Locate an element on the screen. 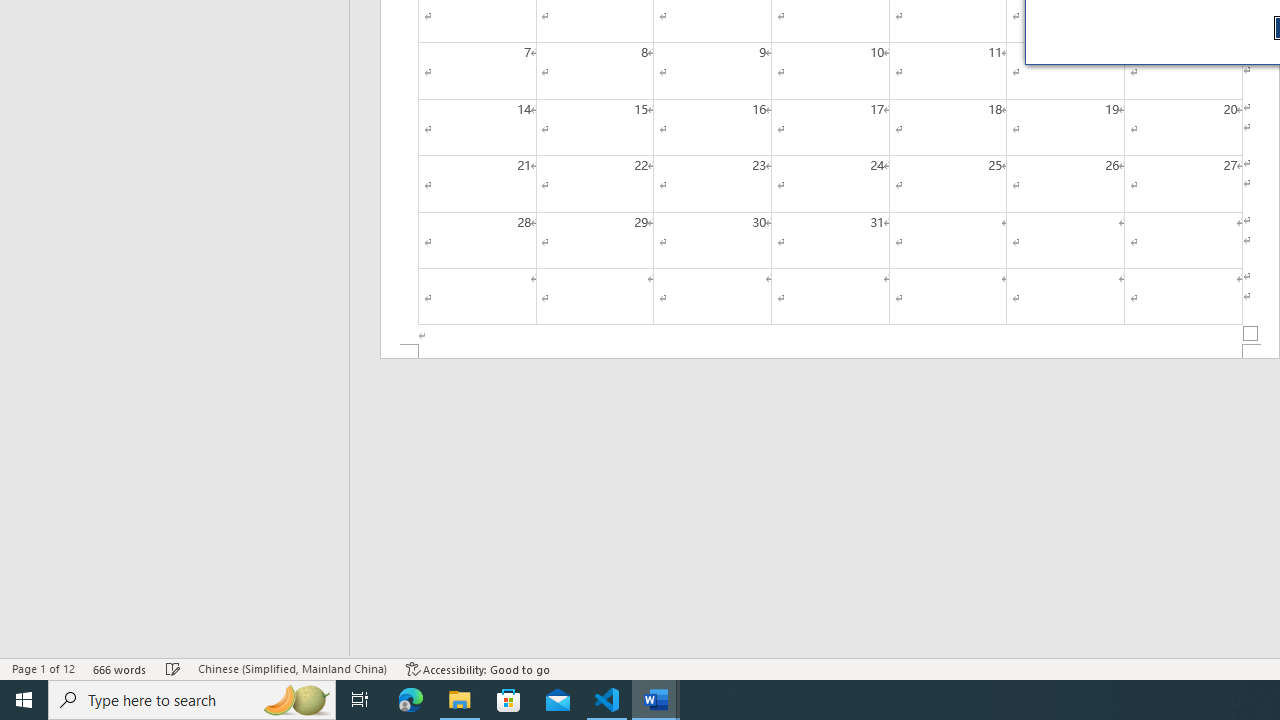  'Footer -Section 1-' is located at coordinates (830, 350).